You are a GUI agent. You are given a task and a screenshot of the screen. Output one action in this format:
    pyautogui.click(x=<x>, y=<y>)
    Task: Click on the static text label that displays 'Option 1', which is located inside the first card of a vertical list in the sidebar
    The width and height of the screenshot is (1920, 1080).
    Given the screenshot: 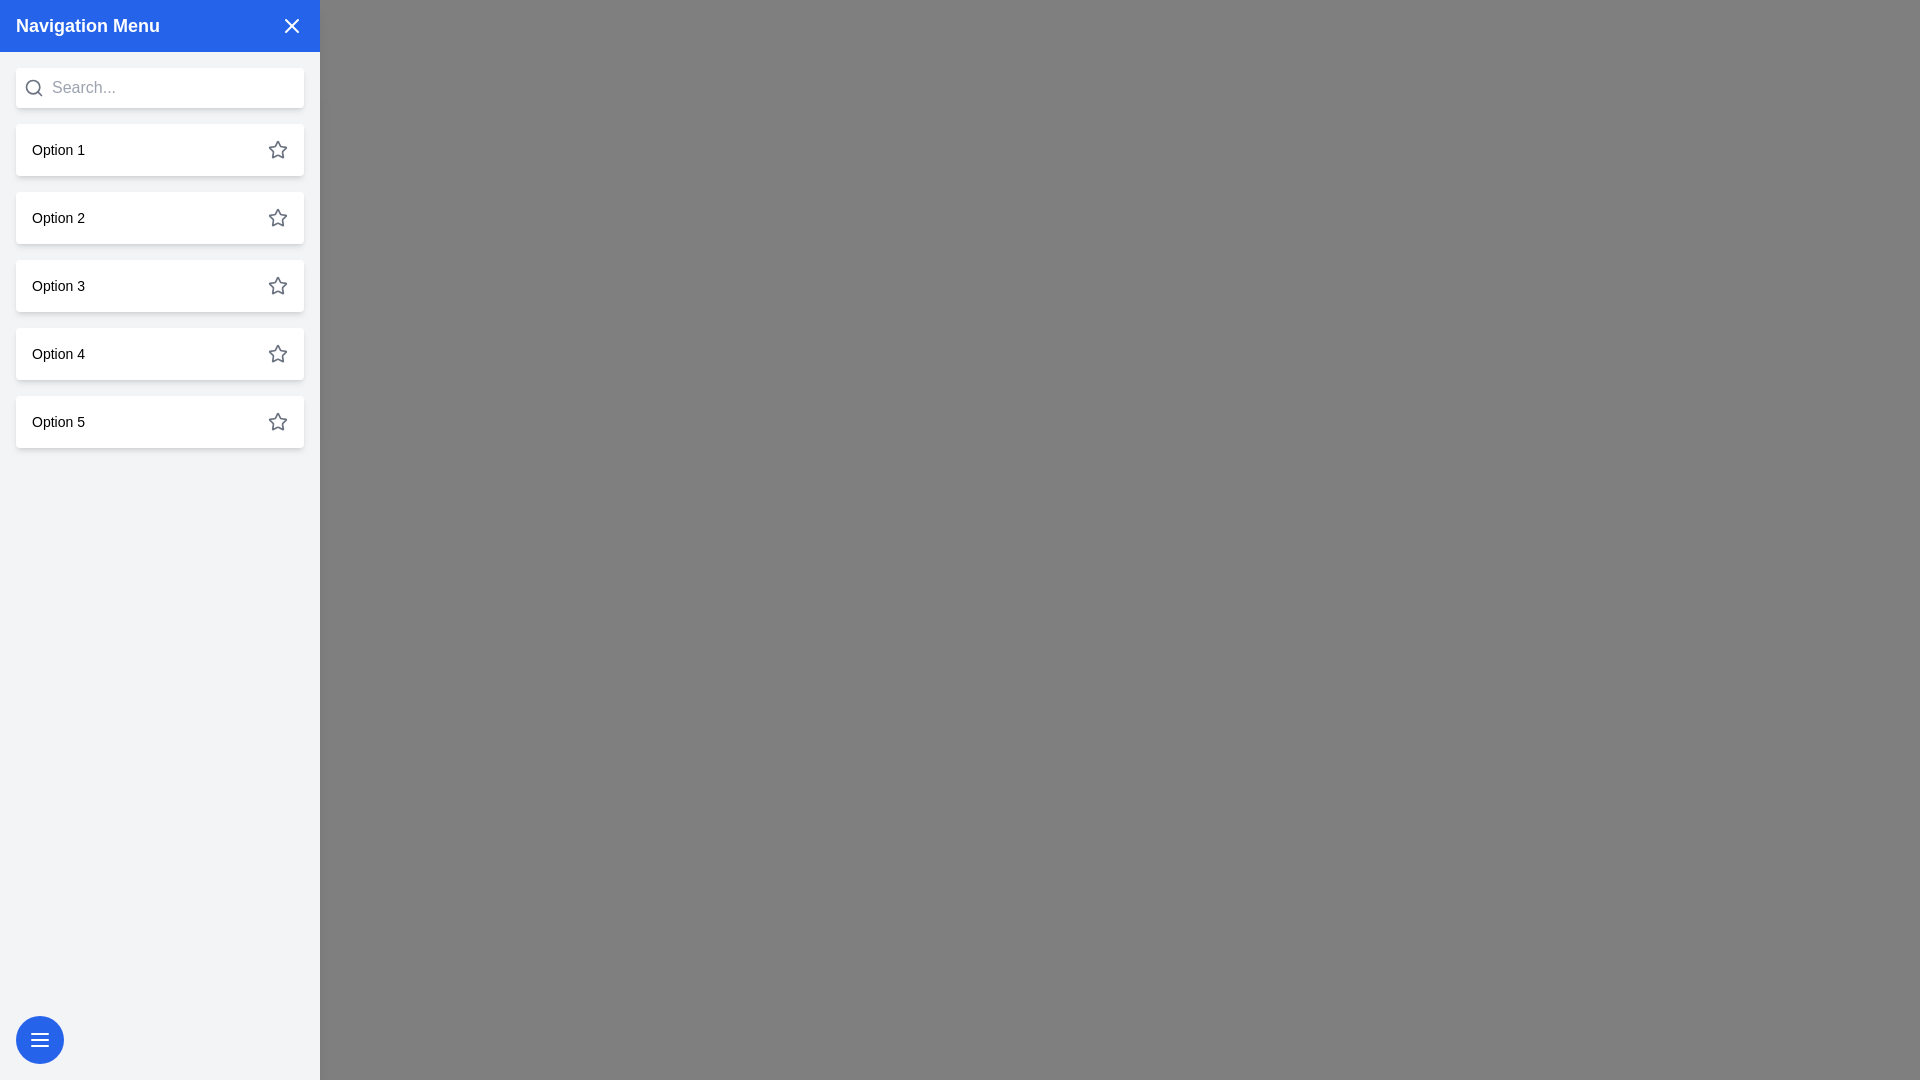 What is the action you would take?
    pyautogui.click(x=58, y=149)
    